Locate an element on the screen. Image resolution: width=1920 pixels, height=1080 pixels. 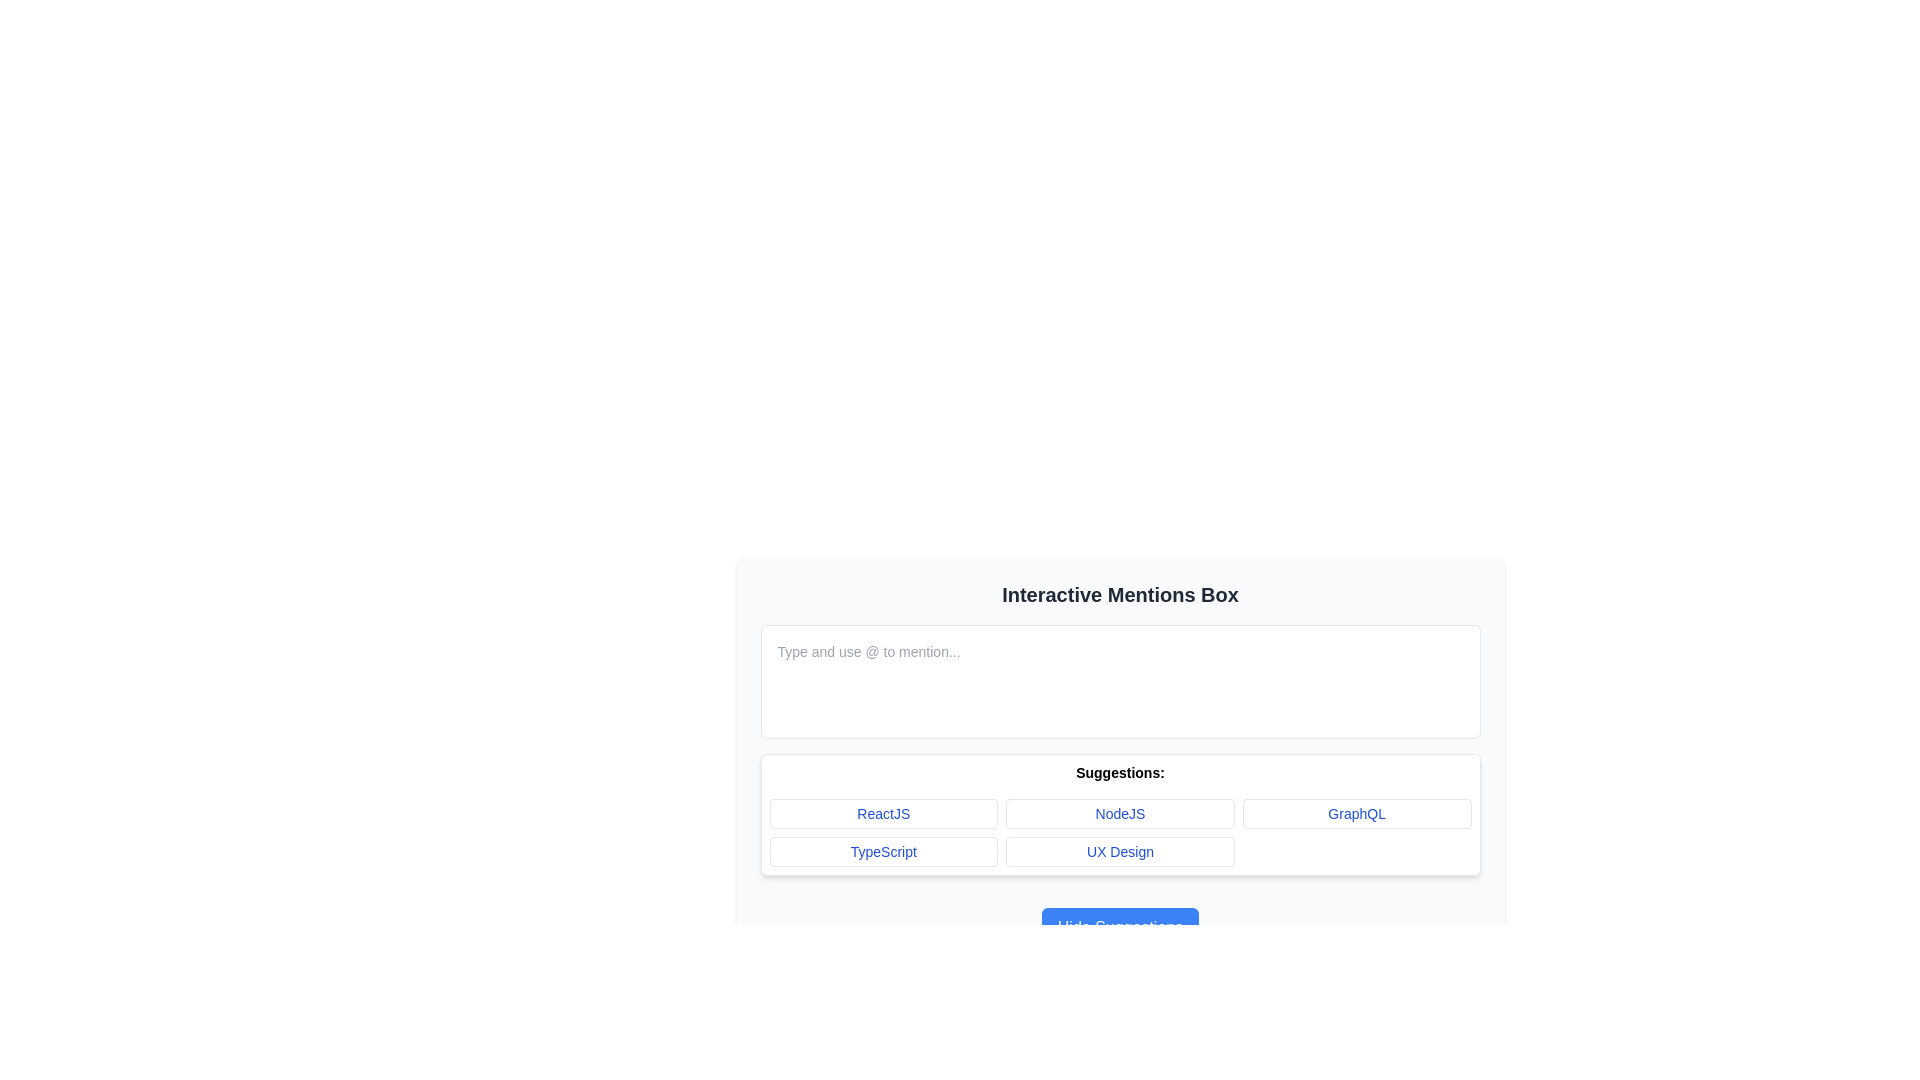
the button labeled 'ReactJS' located in the first column of the first row within the 'Suggestions' grid is located at coordinates (882, 813).